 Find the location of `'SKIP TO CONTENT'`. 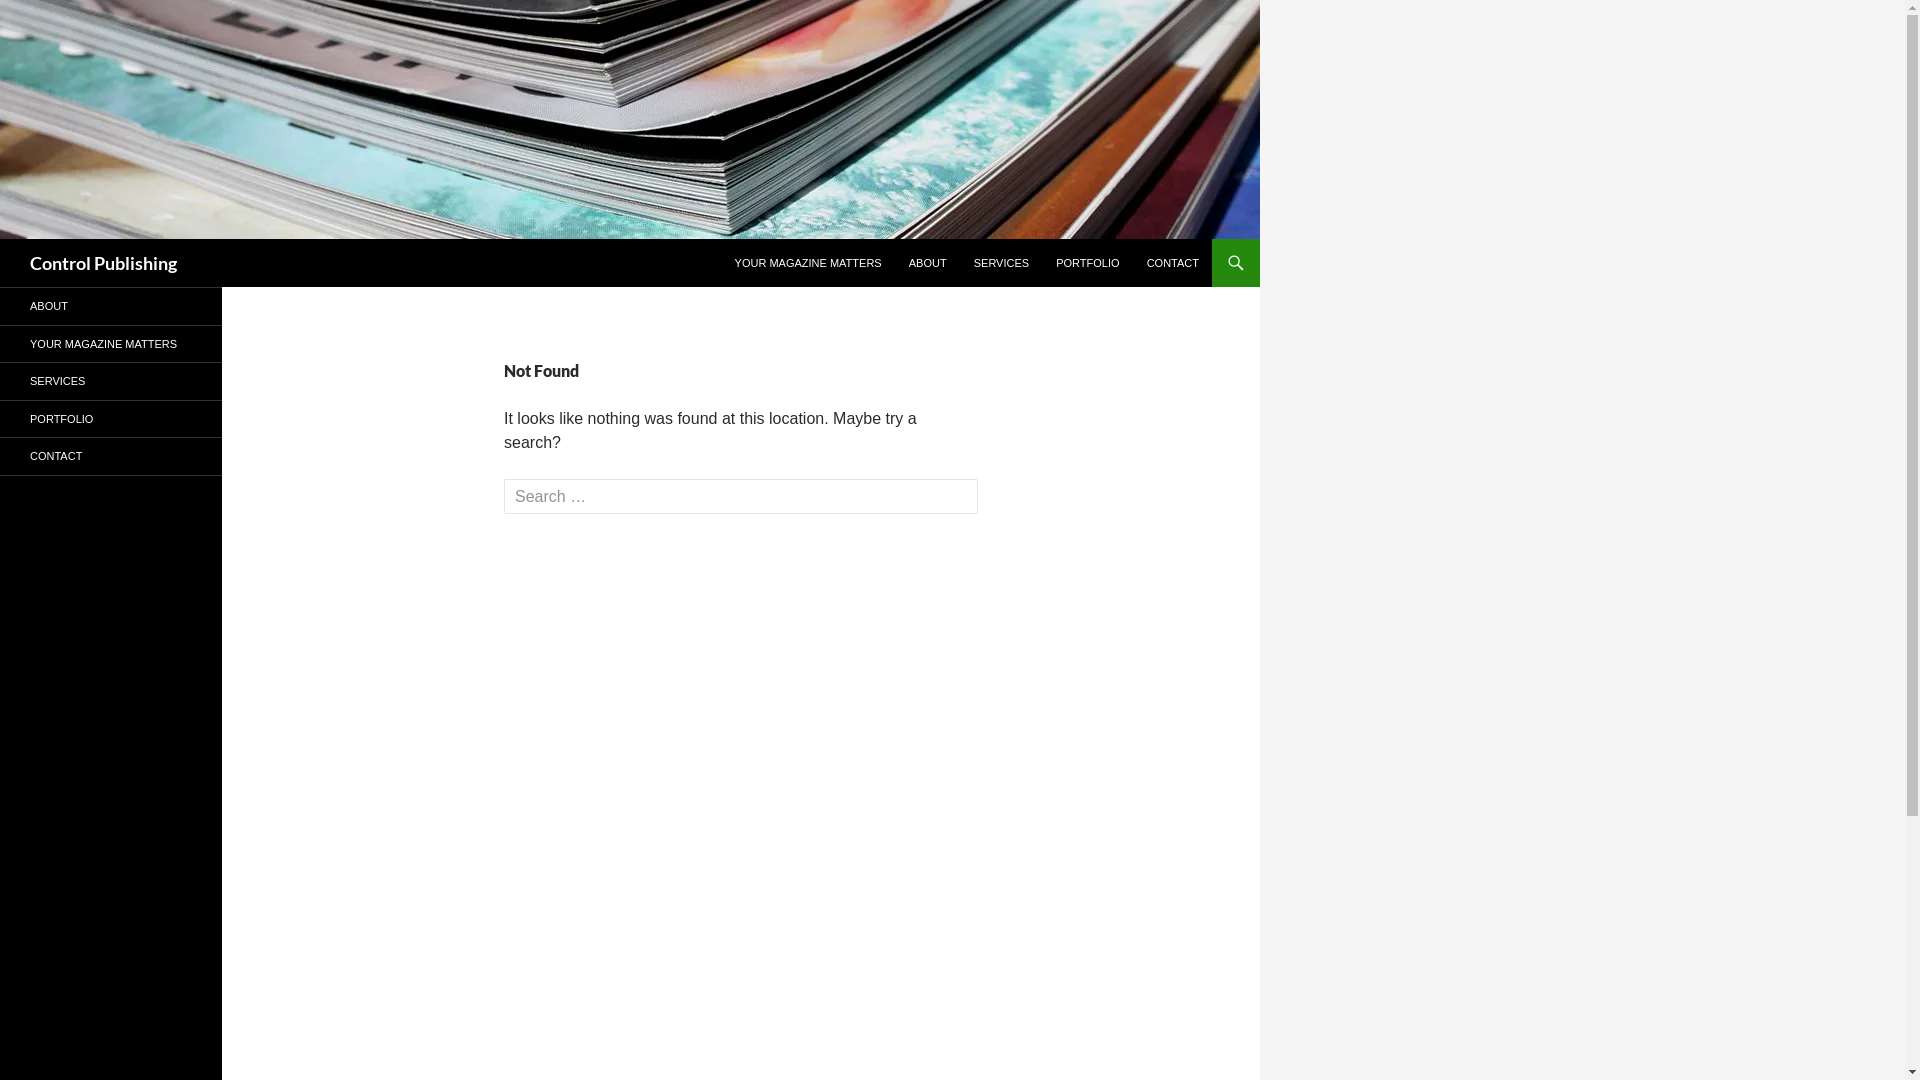

'SKIP TO CONTENT' is located at coordinates (720, 237).